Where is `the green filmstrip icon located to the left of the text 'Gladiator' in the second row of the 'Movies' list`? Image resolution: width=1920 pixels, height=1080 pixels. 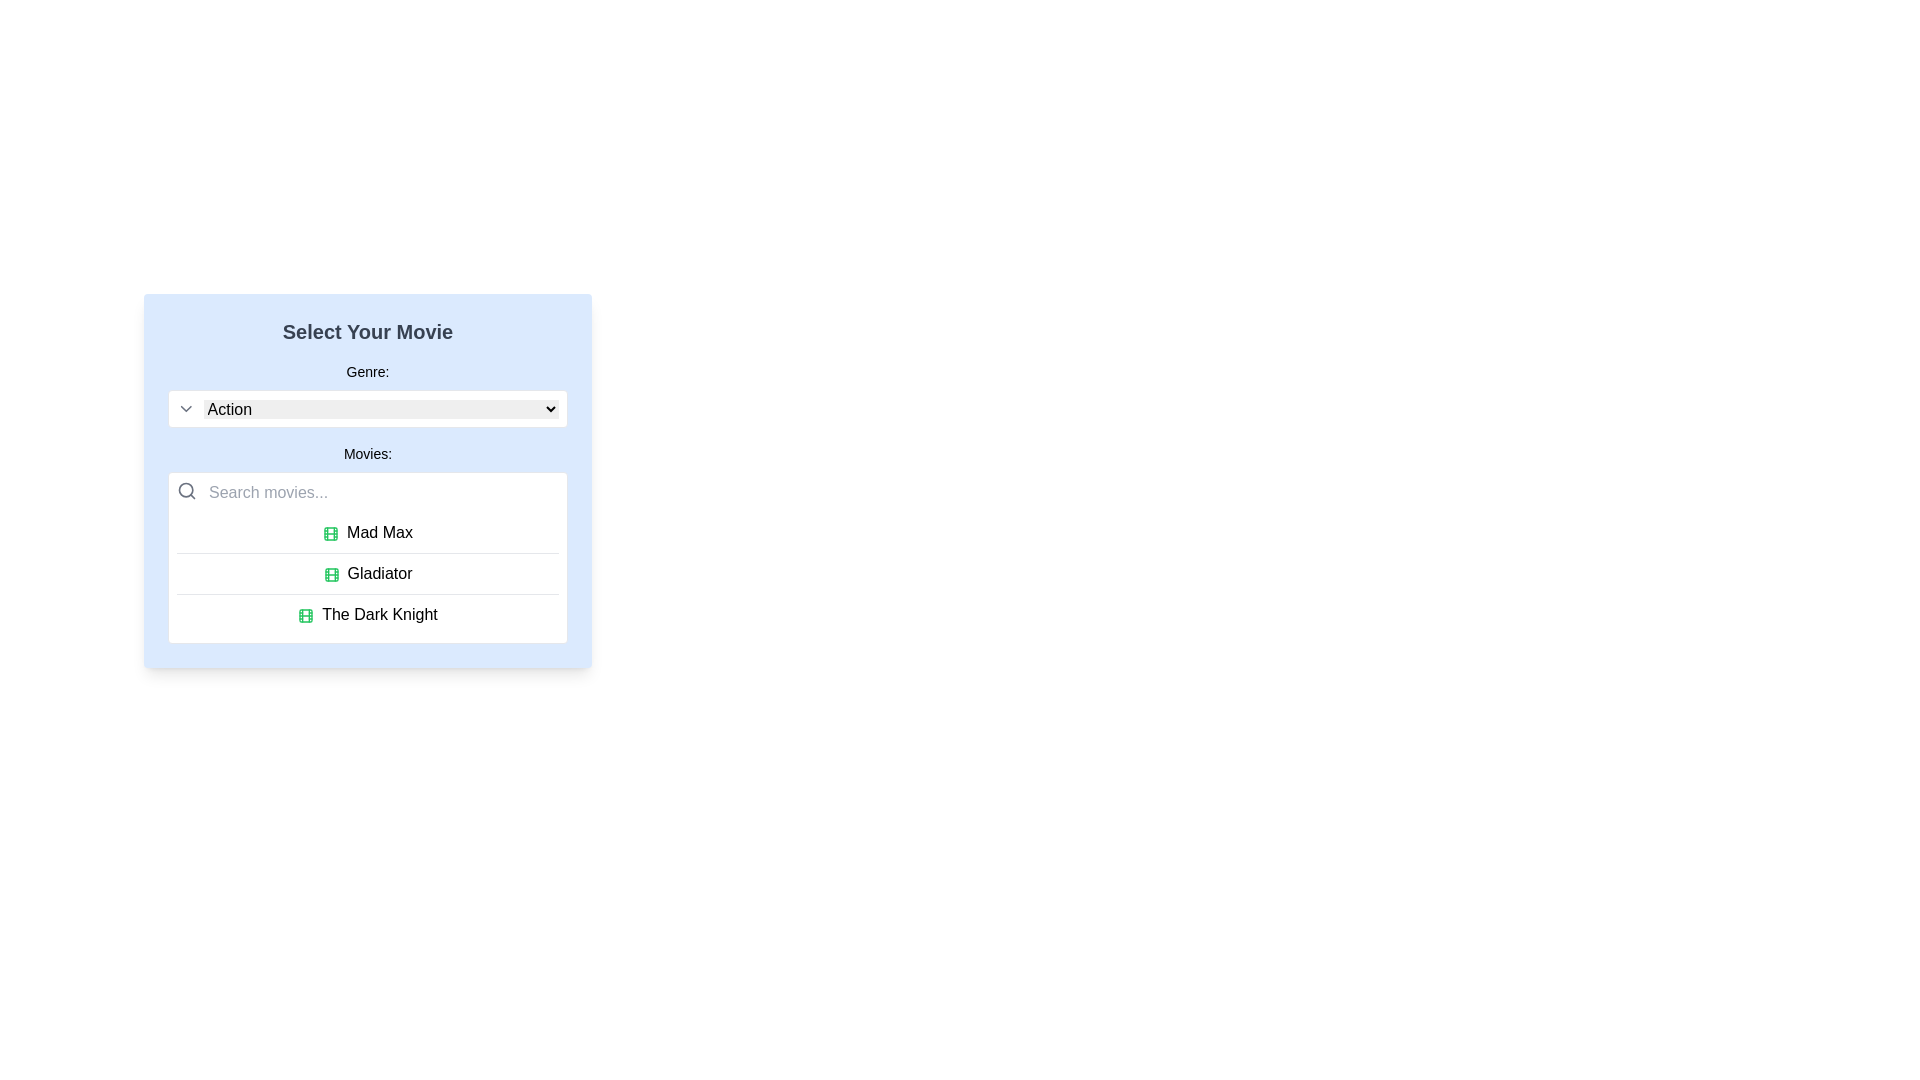
the green filmstrip icon located to the left of the text 'Gladiator' in the second row of the 'Movies' list is located at coordinates (331, 574).